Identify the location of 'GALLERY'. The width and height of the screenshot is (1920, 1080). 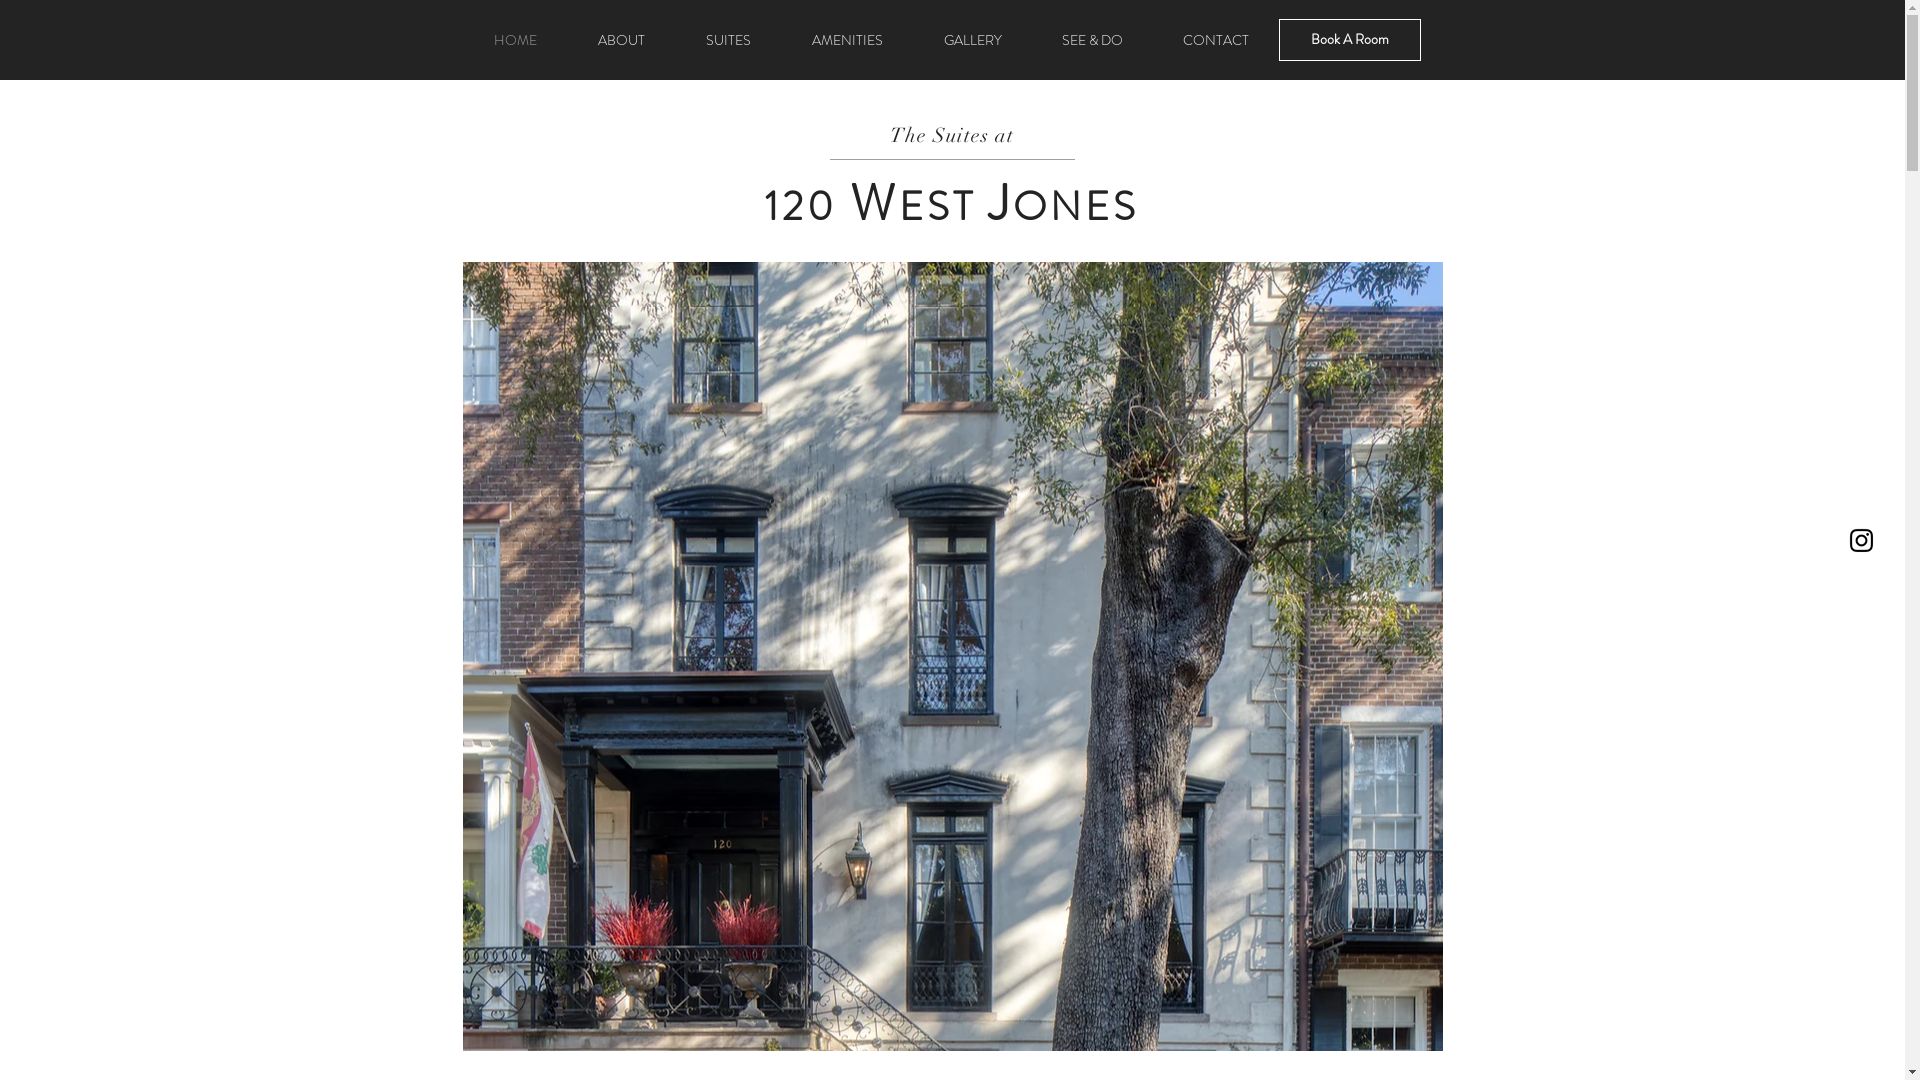
(973, 39).